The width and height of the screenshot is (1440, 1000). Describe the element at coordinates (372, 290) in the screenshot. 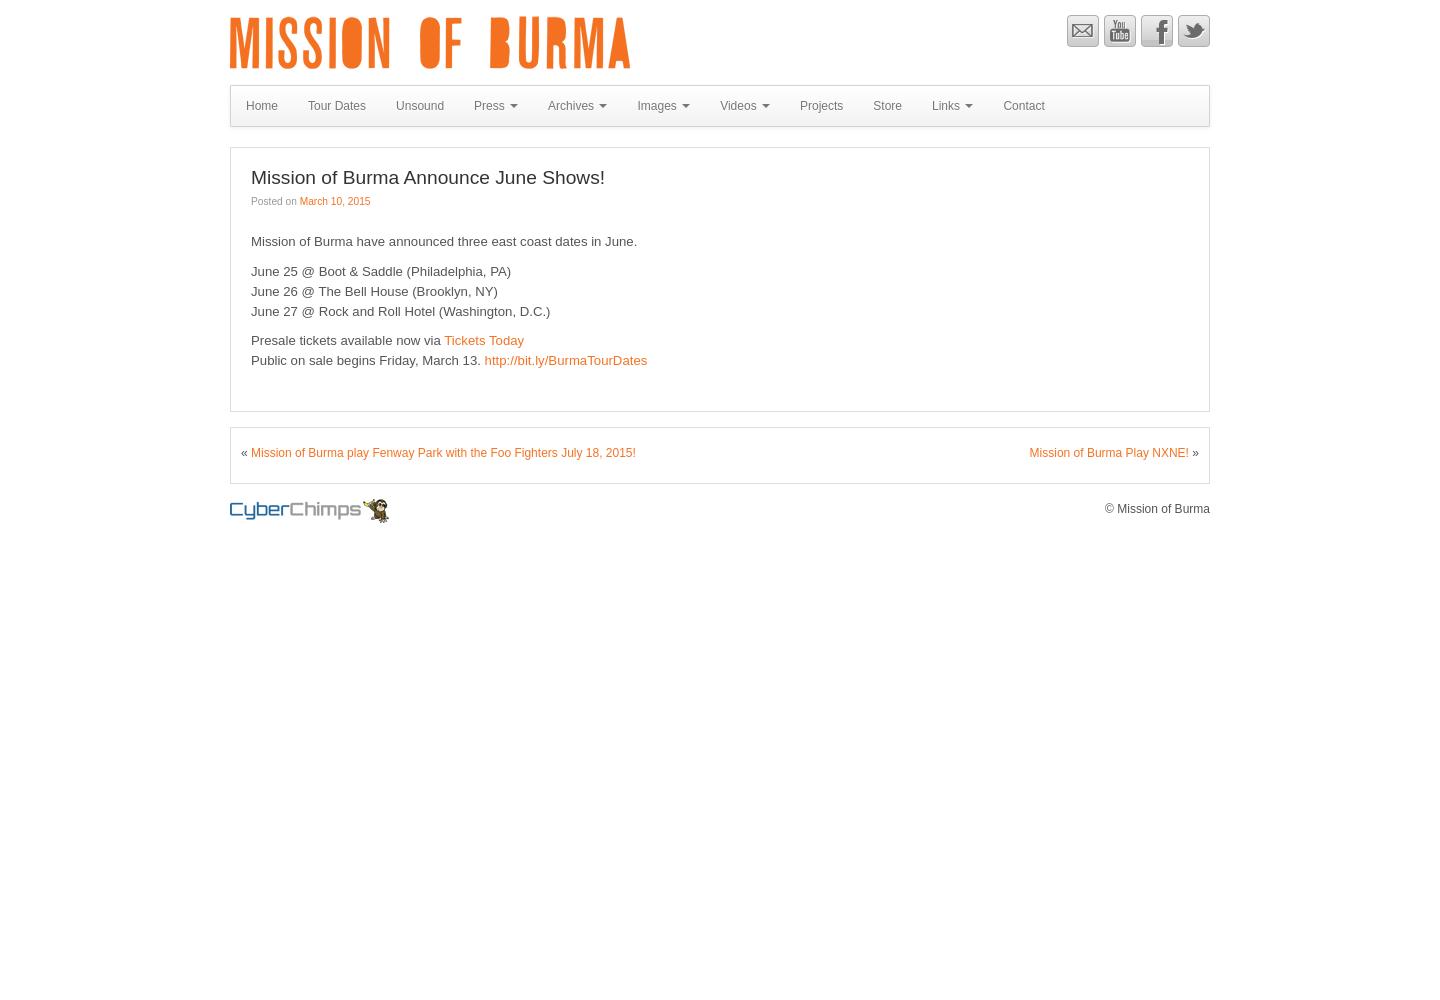

I see `'June 26 @ The Bell House (Brooklyn, NY)'` at that location.